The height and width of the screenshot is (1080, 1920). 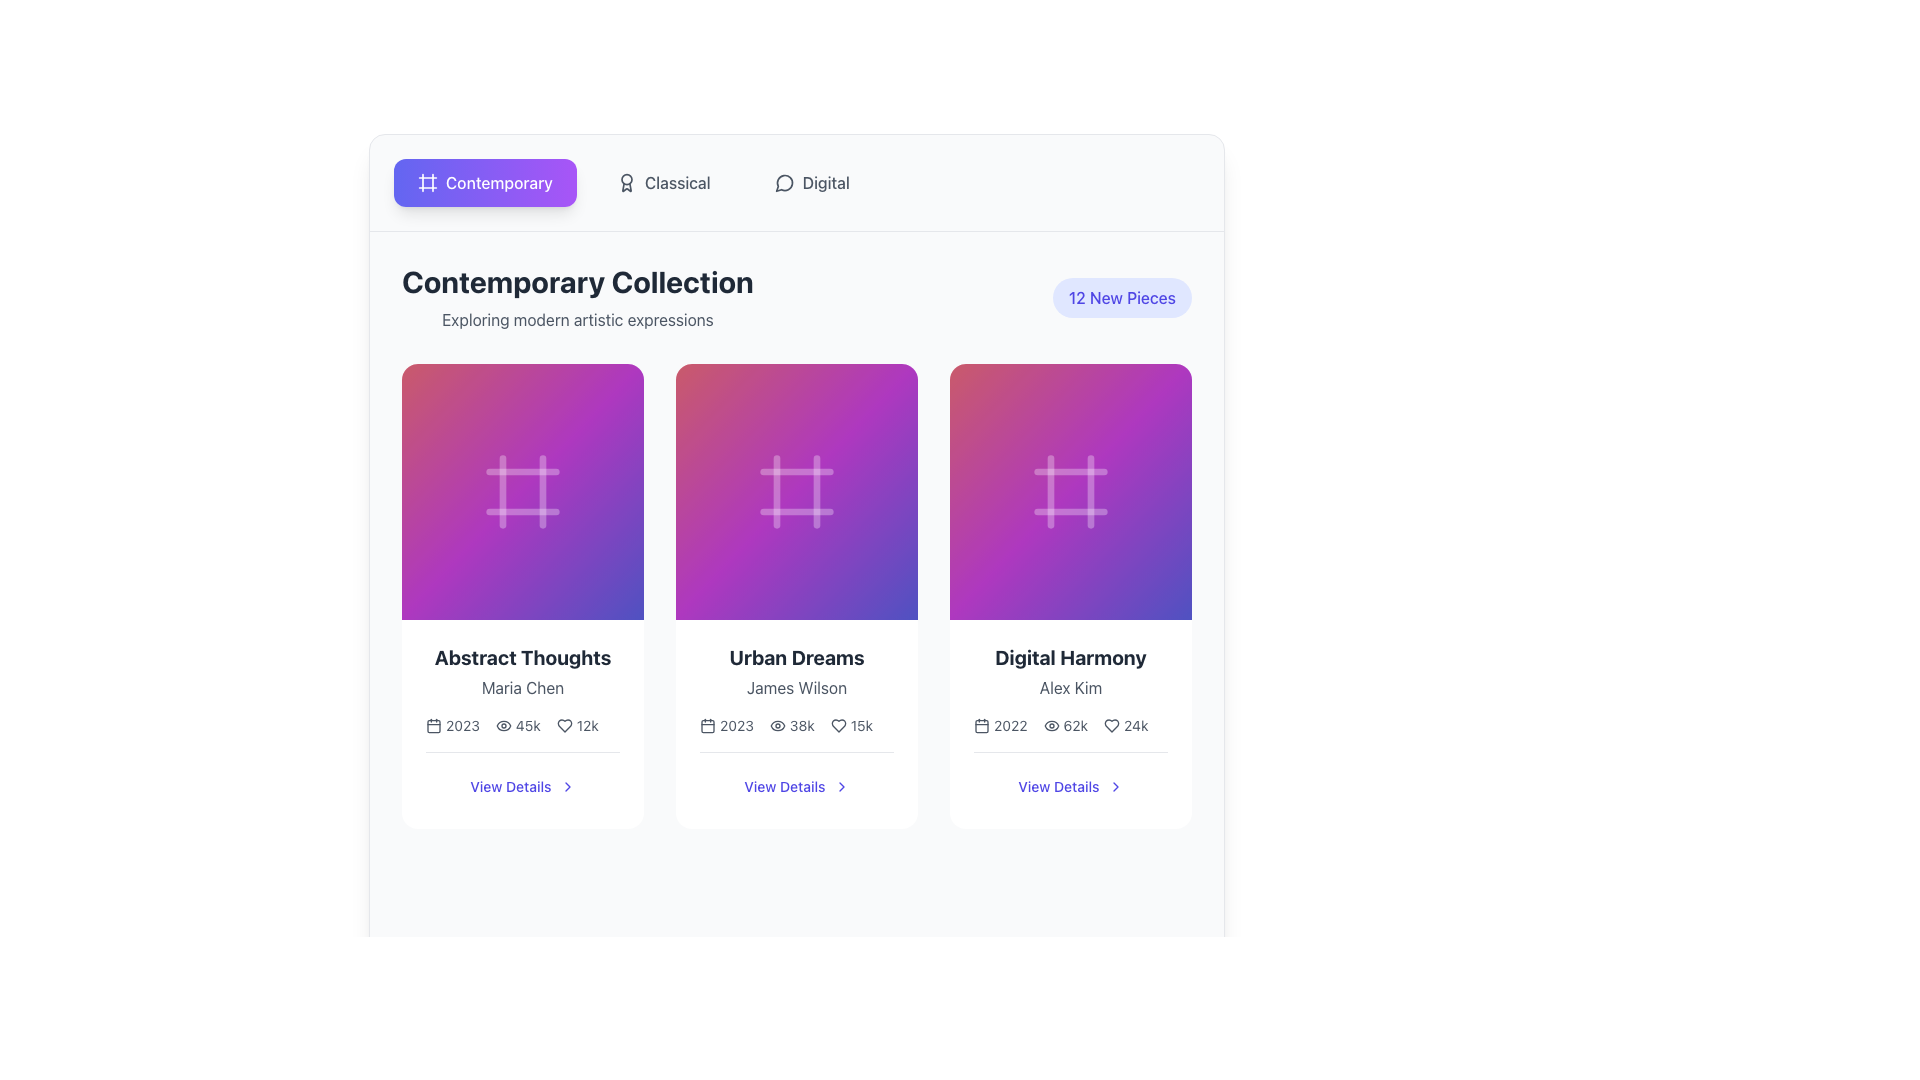 What do you see at coordinates (426, 182) in the screenshot?
I see `the 'Contemporary' filter button which contains the decorative icon for easy recognition` at bounding box center [426, 182].